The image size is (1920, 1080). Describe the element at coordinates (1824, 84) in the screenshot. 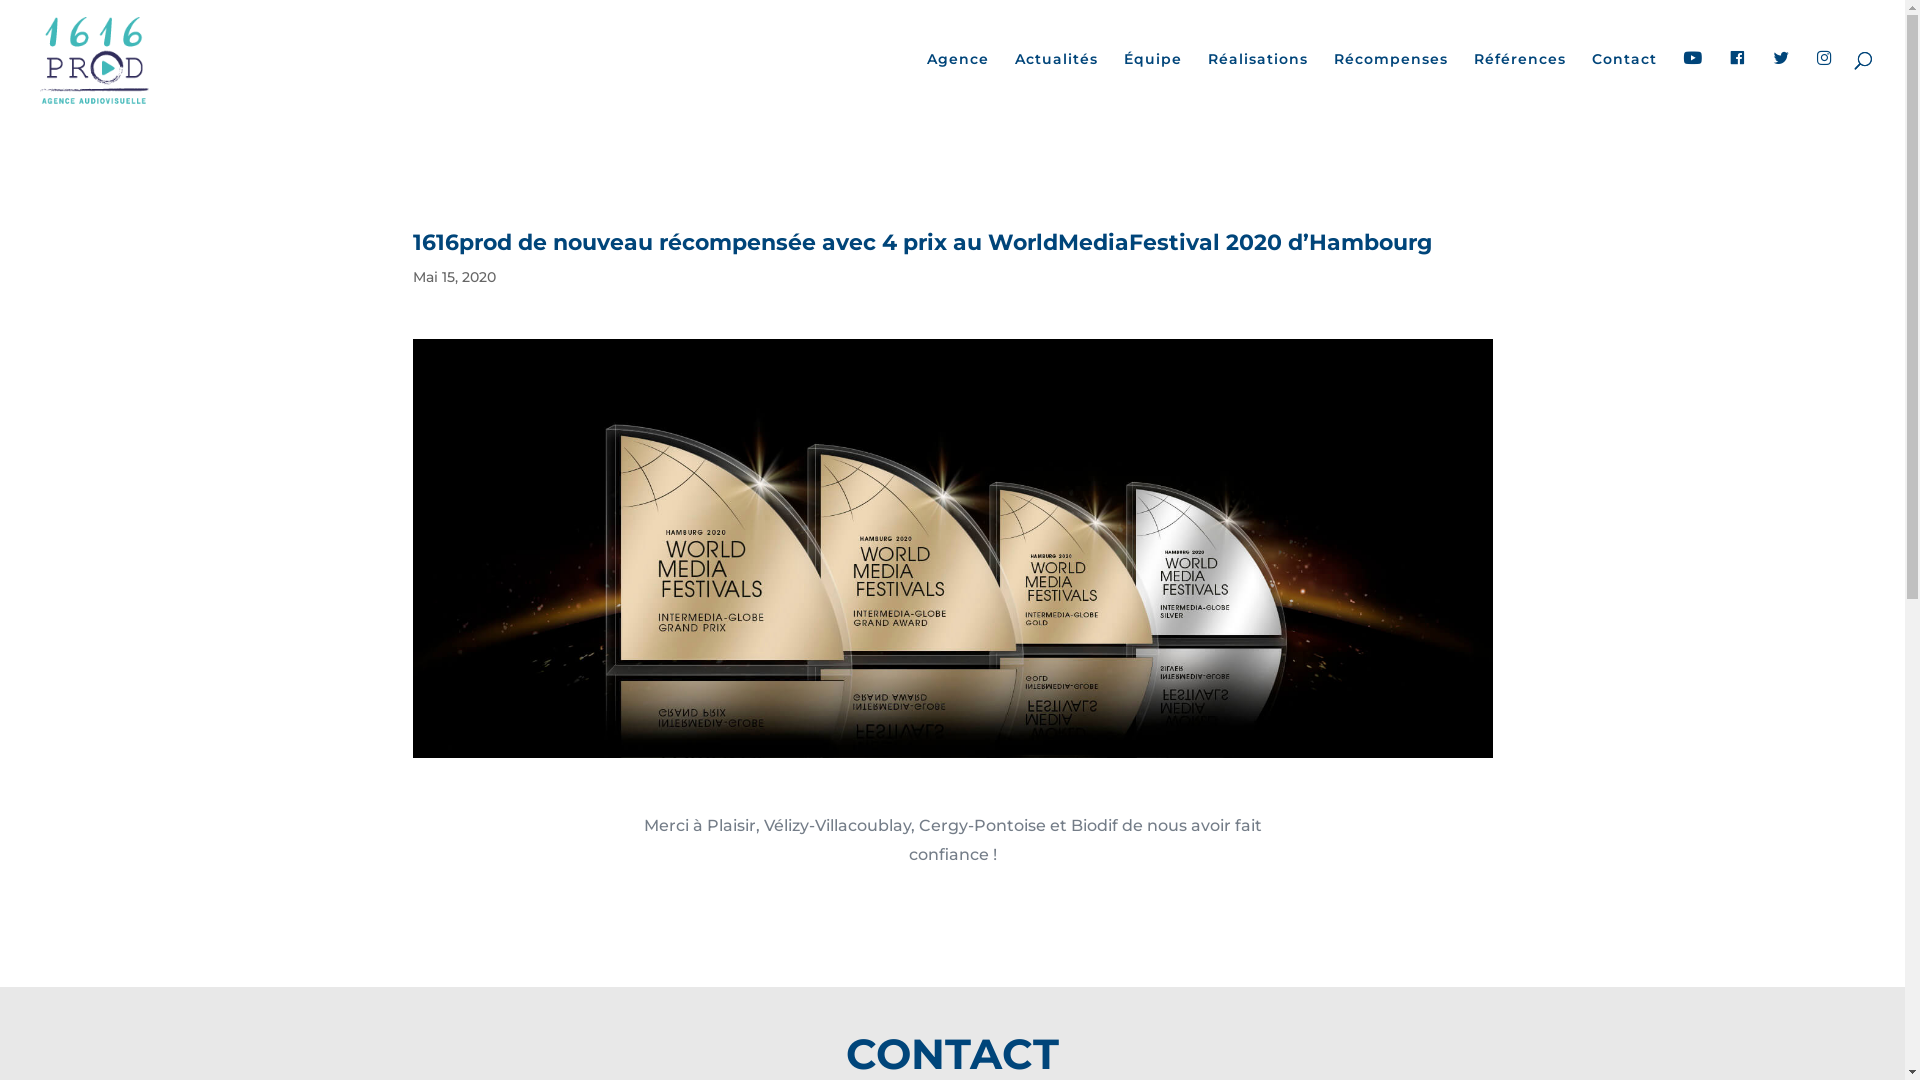

I see `'Instagram'` at that location.